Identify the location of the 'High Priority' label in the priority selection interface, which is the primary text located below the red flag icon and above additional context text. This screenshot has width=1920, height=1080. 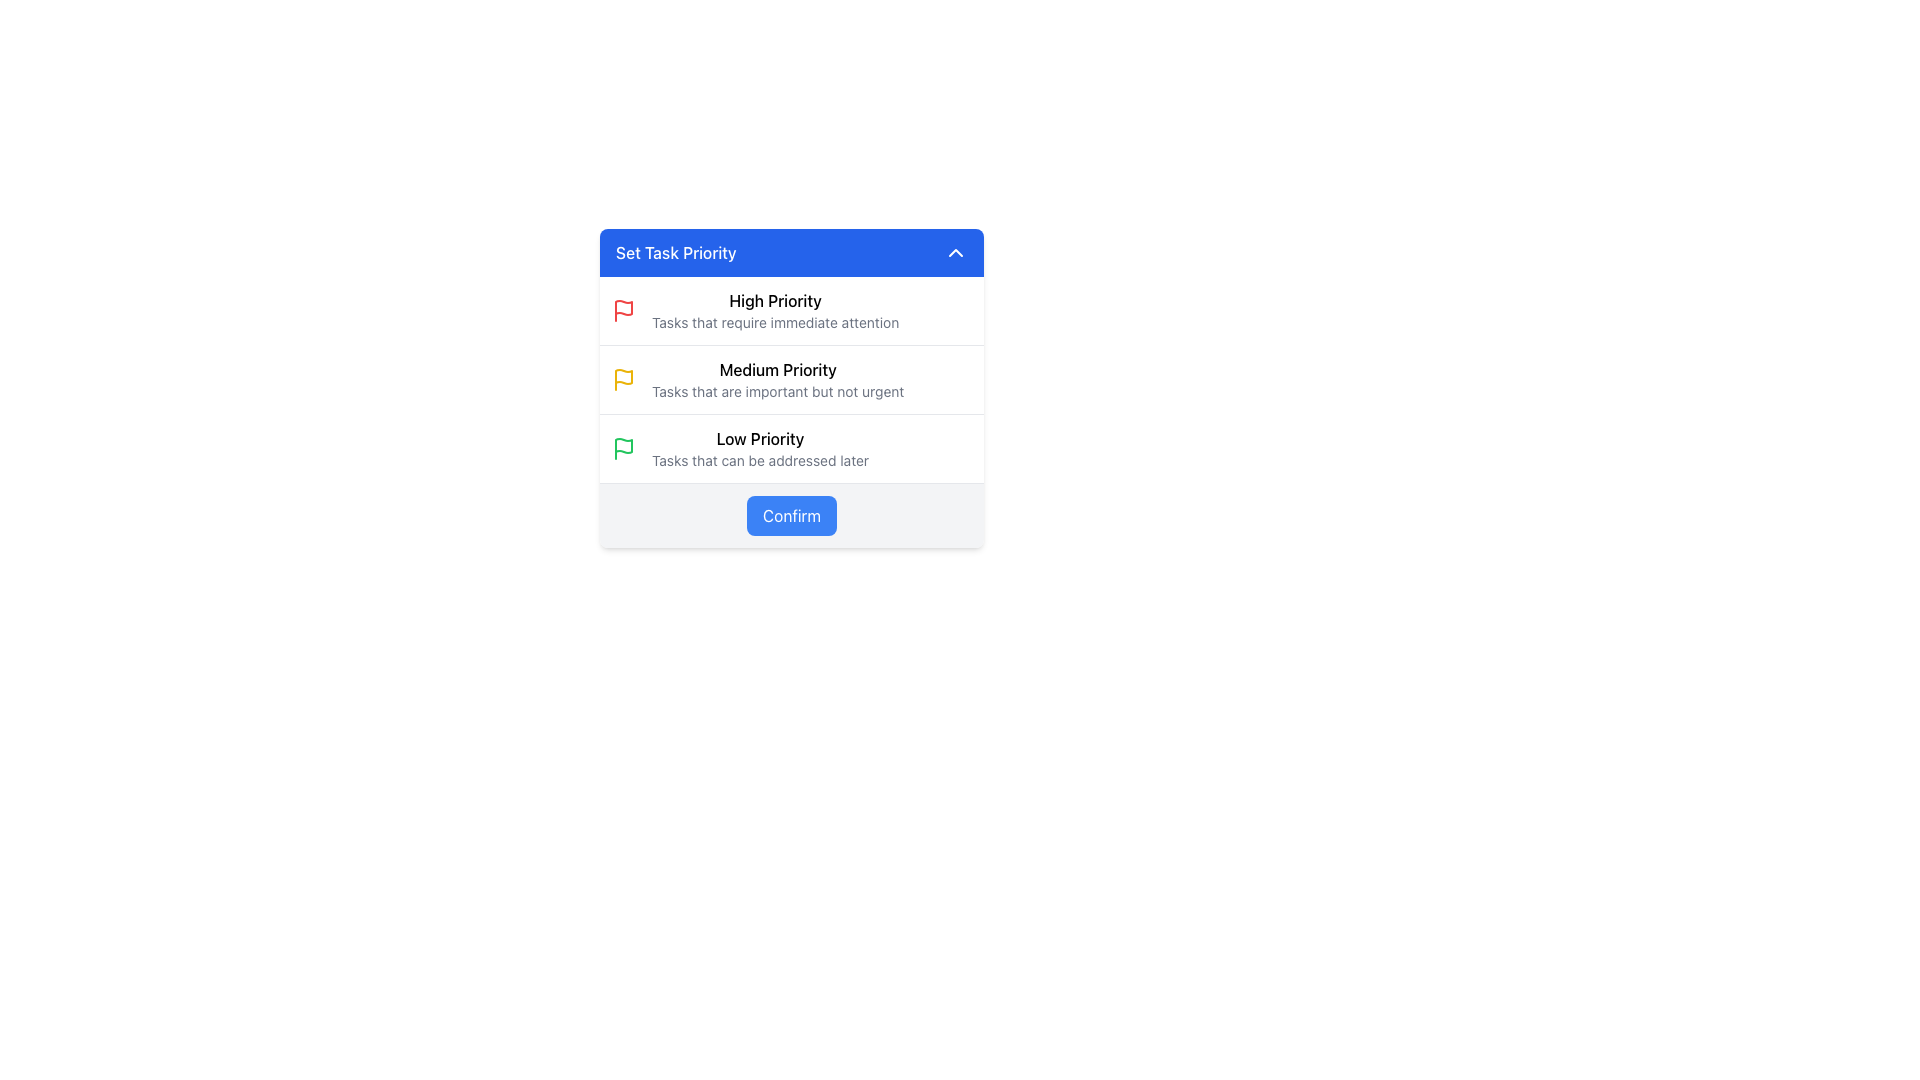
(774, 300).